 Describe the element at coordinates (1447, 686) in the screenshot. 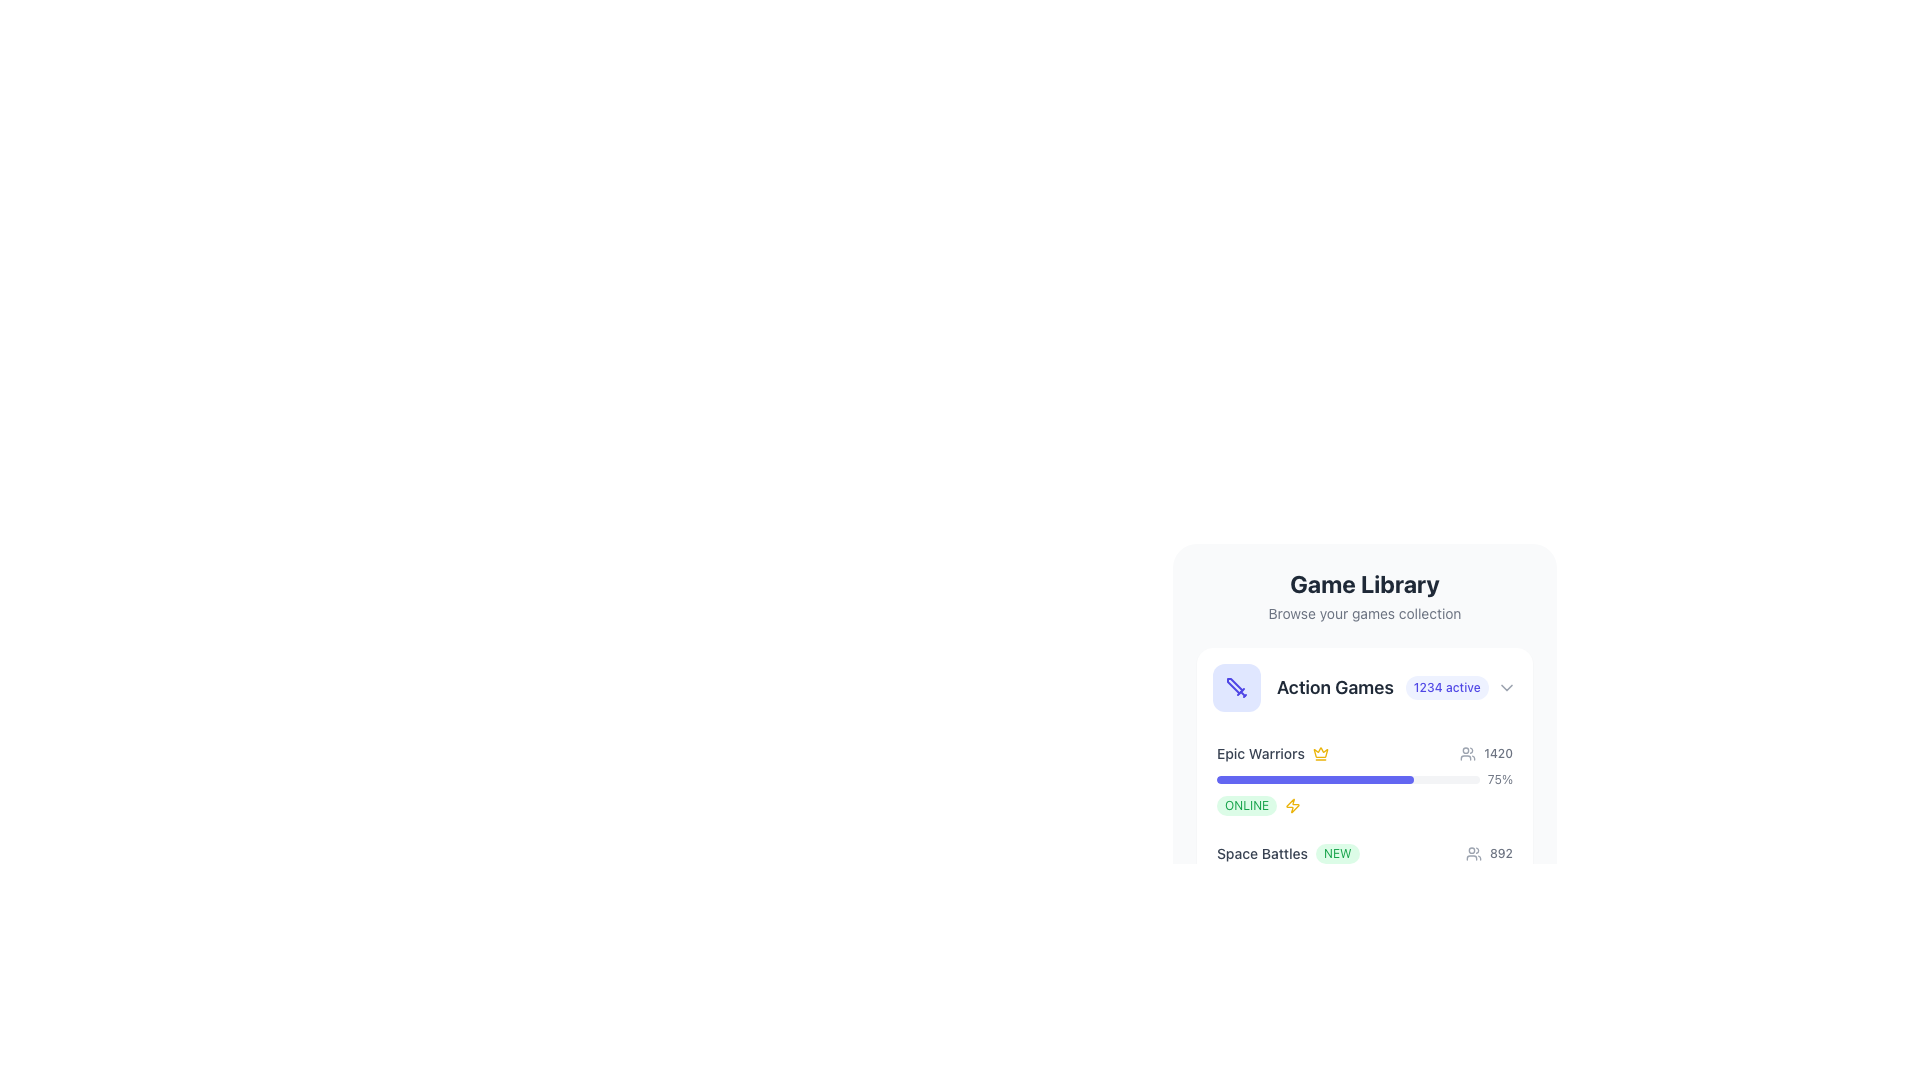

I see `the label displaying '1234 active' located in the 'Action Games' section, positioned to the top-right of the 'Action Games' text` at that location.